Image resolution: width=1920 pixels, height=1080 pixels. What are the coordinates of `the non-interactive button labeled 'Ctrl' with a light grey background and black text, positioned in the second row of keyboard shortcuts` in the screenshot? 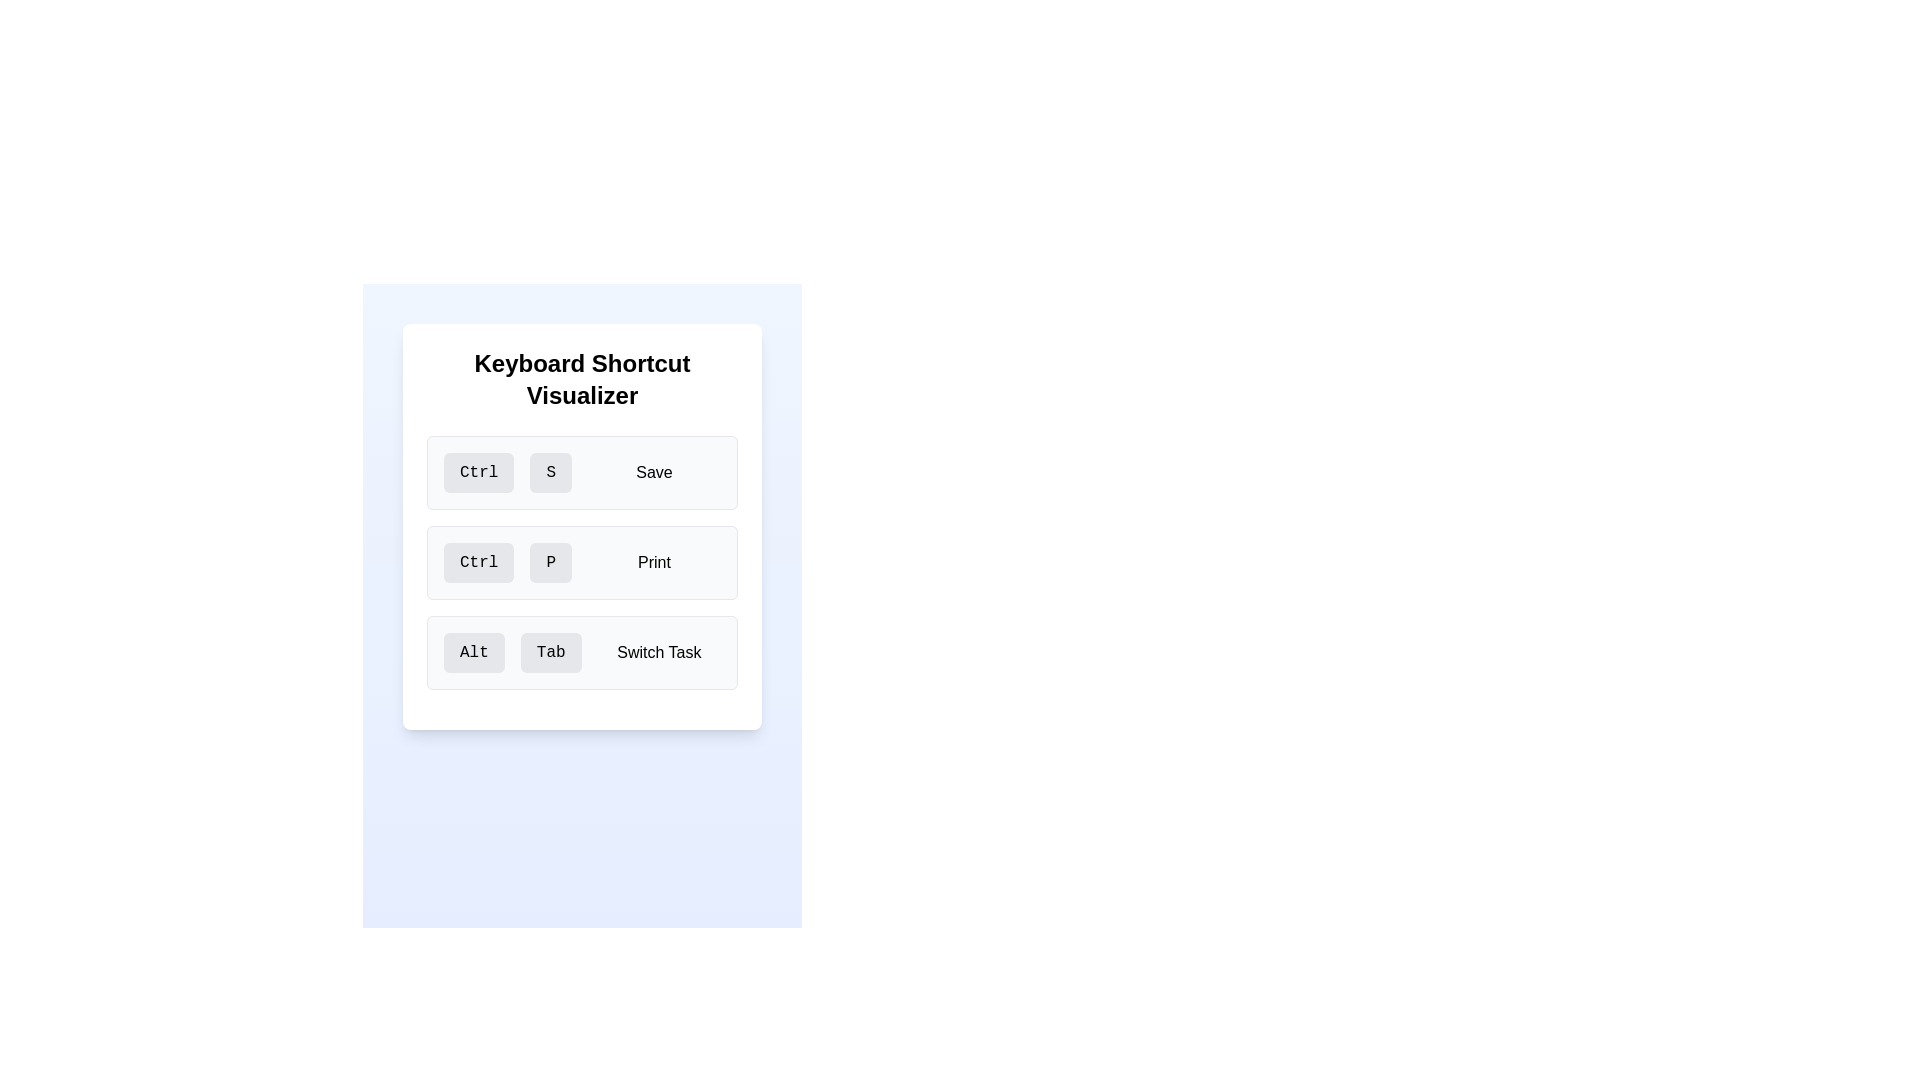 It's located at (478, 563).